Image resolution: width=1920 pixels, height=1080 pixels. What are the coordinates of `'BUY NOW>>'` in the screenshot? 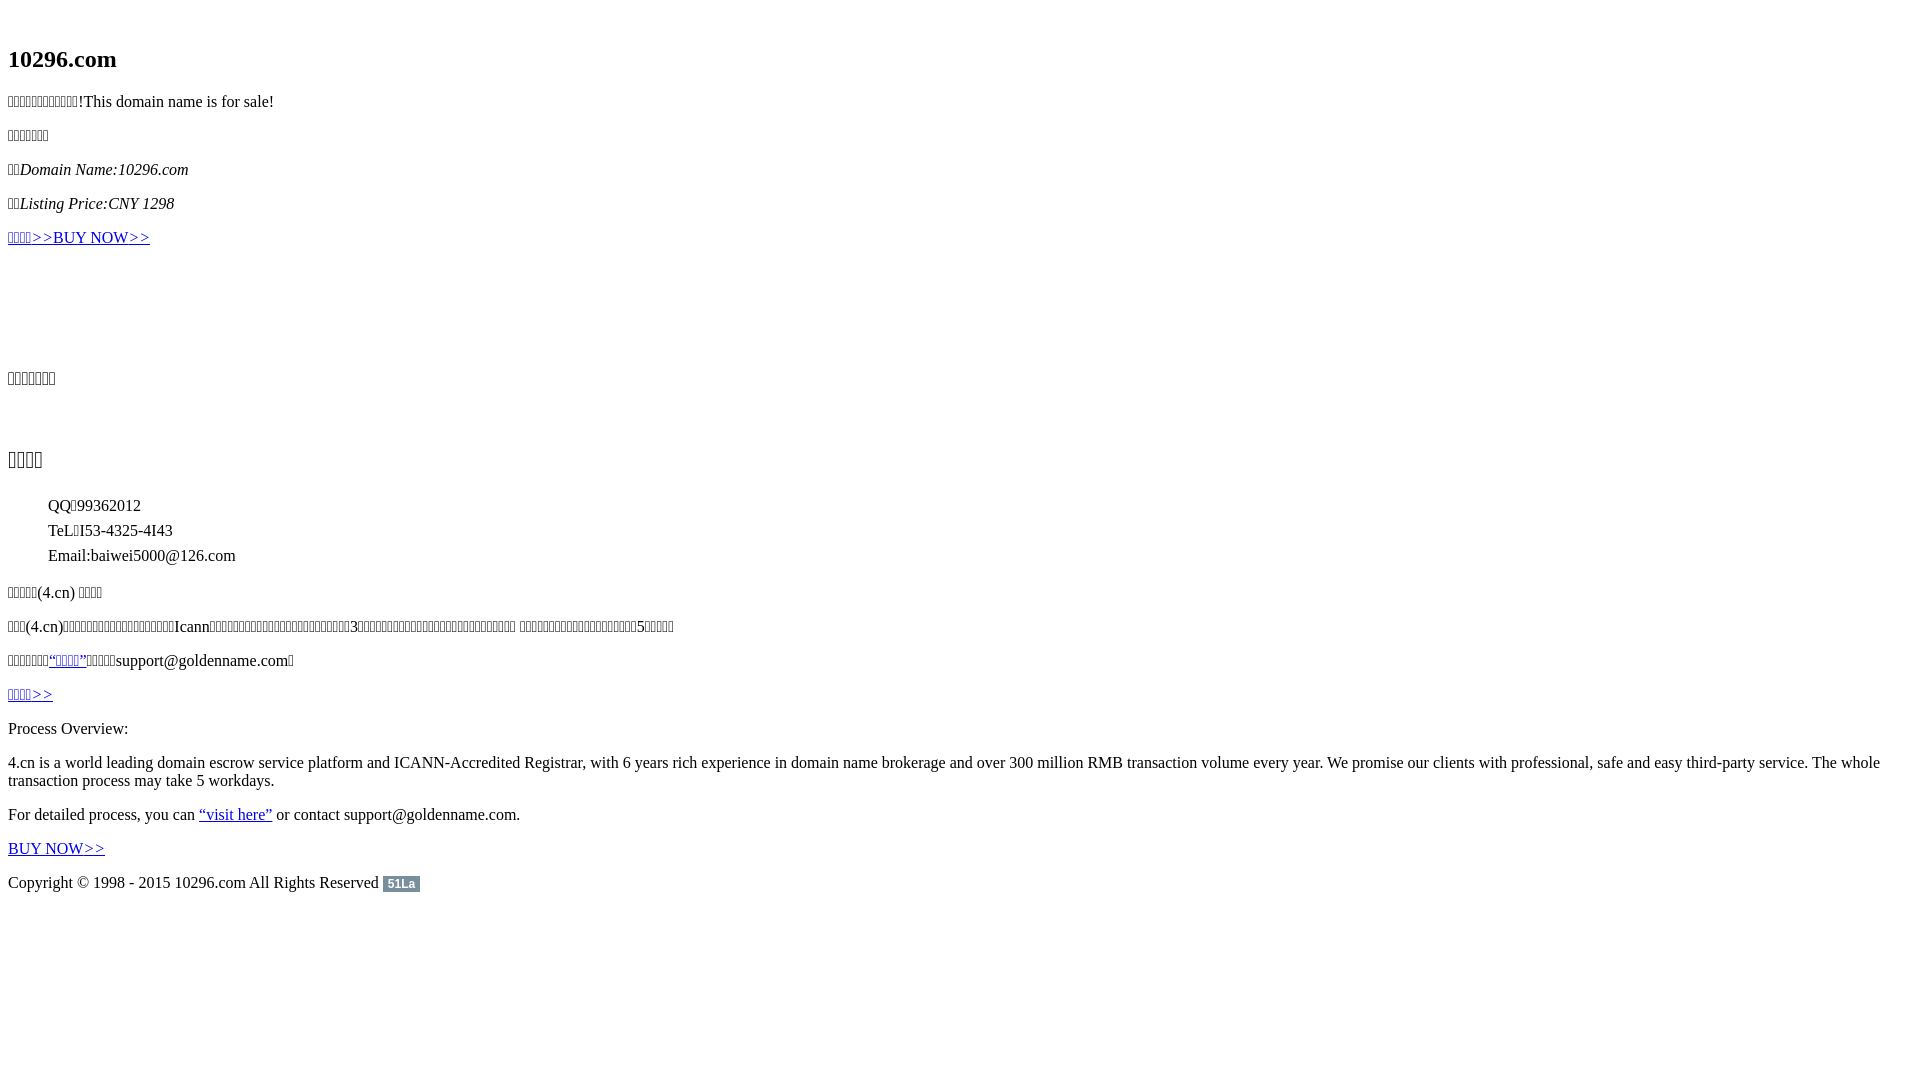 It's located at (56, 848).